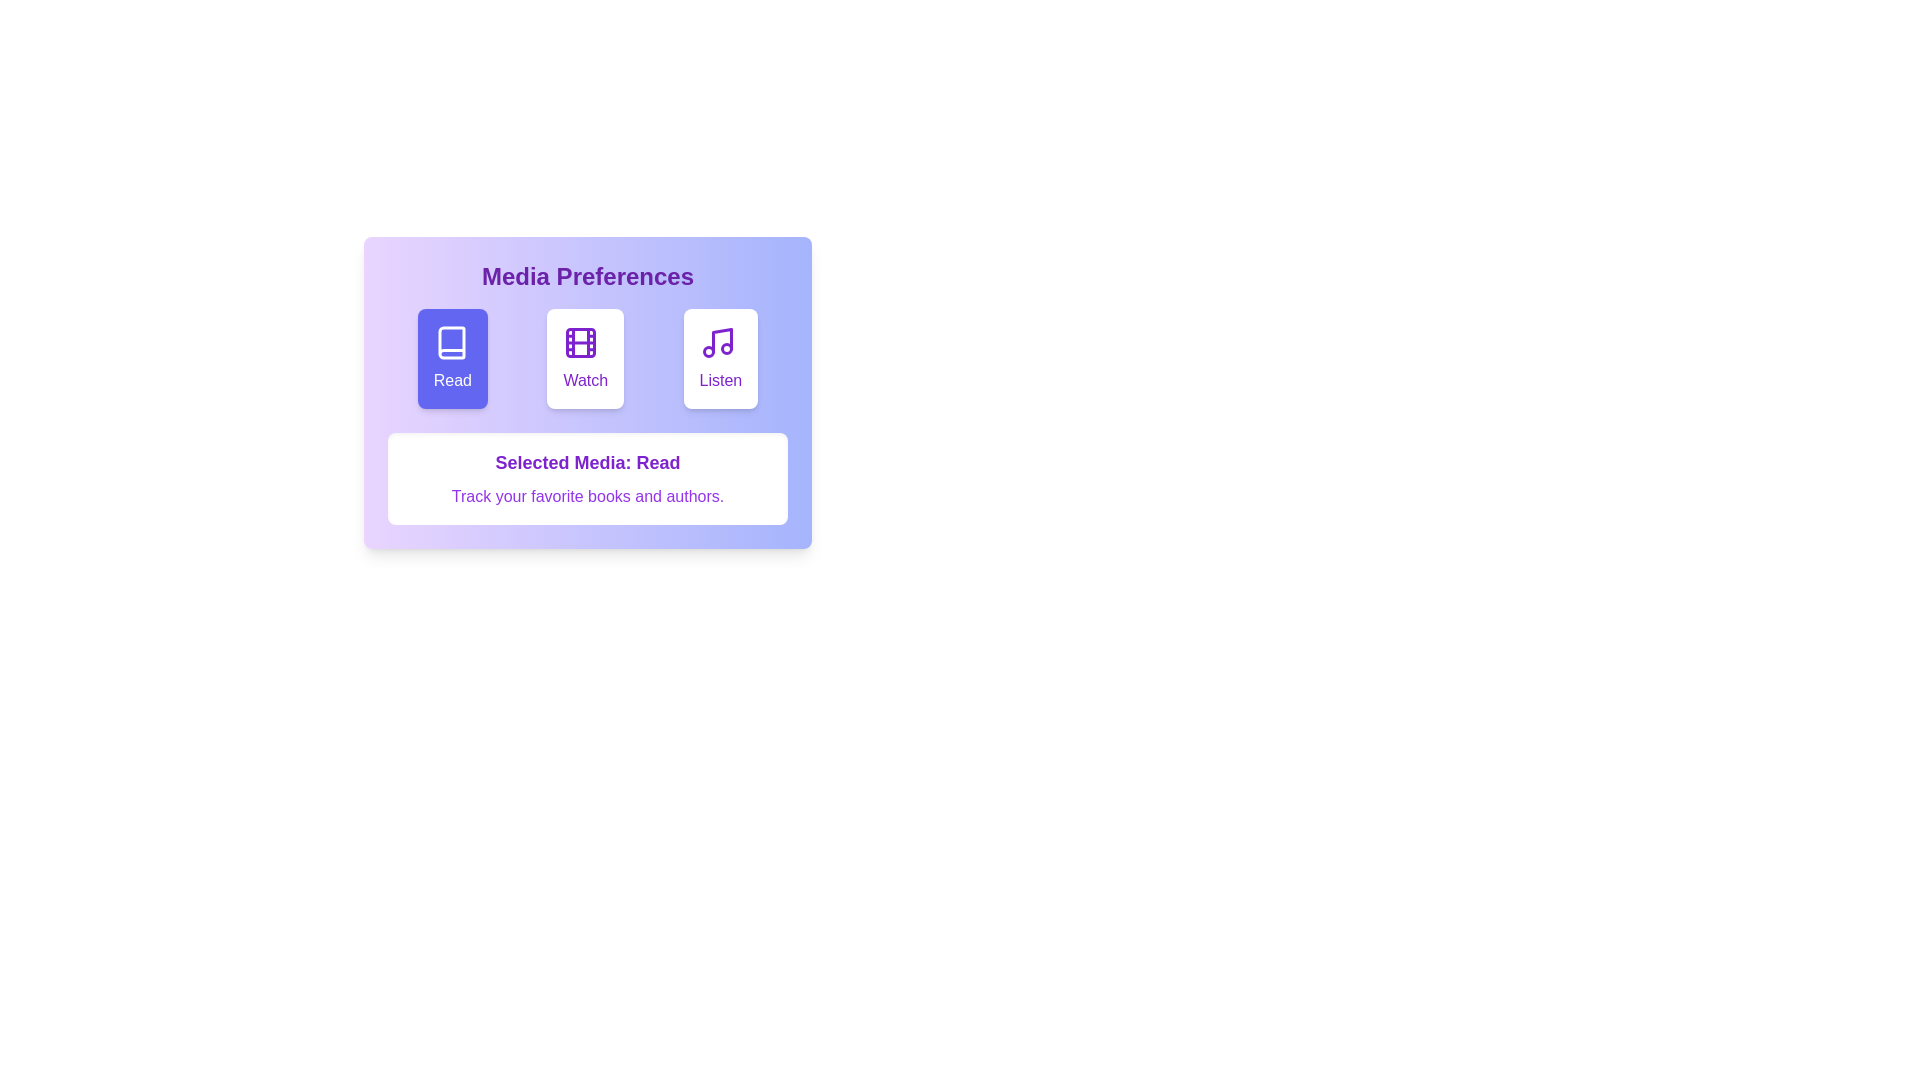 The width and height of the screenshot is (1920, 1080). I want to click on the media type Watch by clicking on the corresponding button, so click(584, 357).